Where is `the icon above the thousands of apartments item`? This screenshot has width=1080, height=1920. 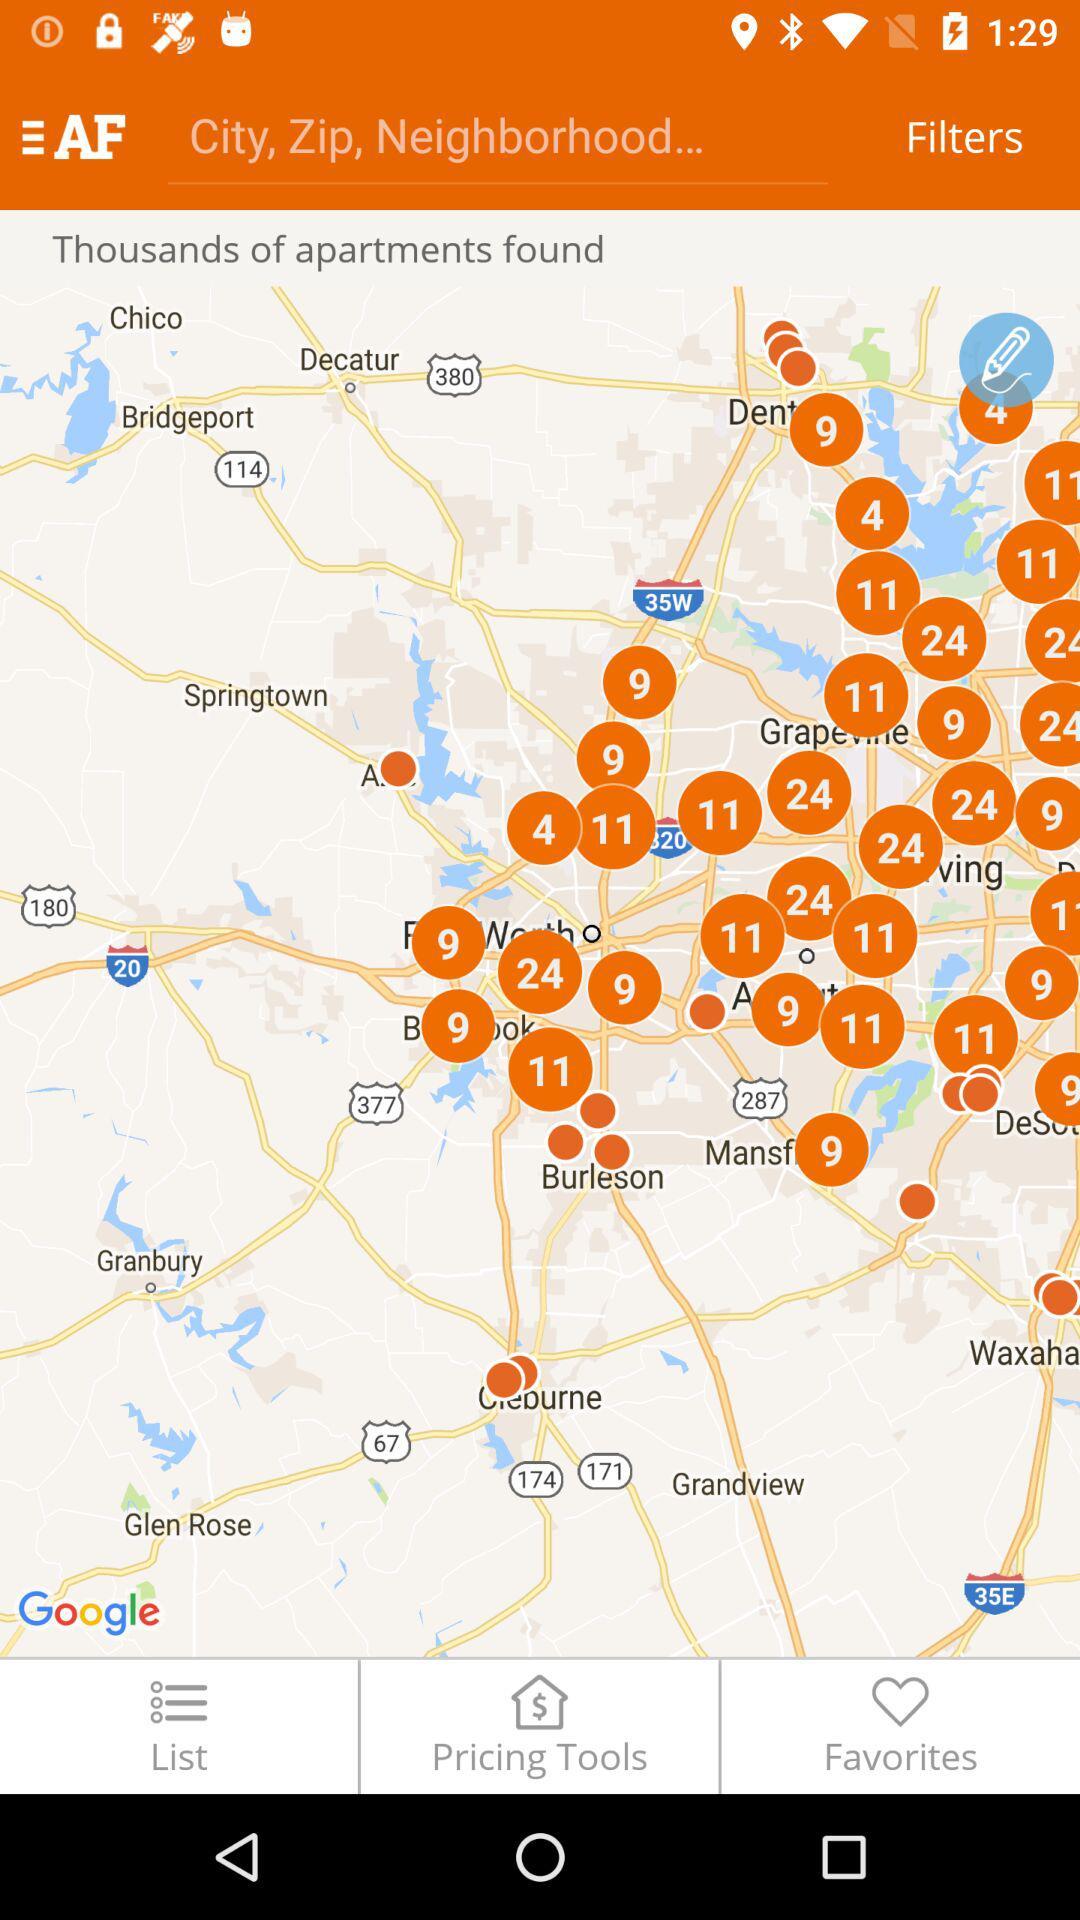
the icon above the thousands of apartments item is located at coordinates (72, 135).